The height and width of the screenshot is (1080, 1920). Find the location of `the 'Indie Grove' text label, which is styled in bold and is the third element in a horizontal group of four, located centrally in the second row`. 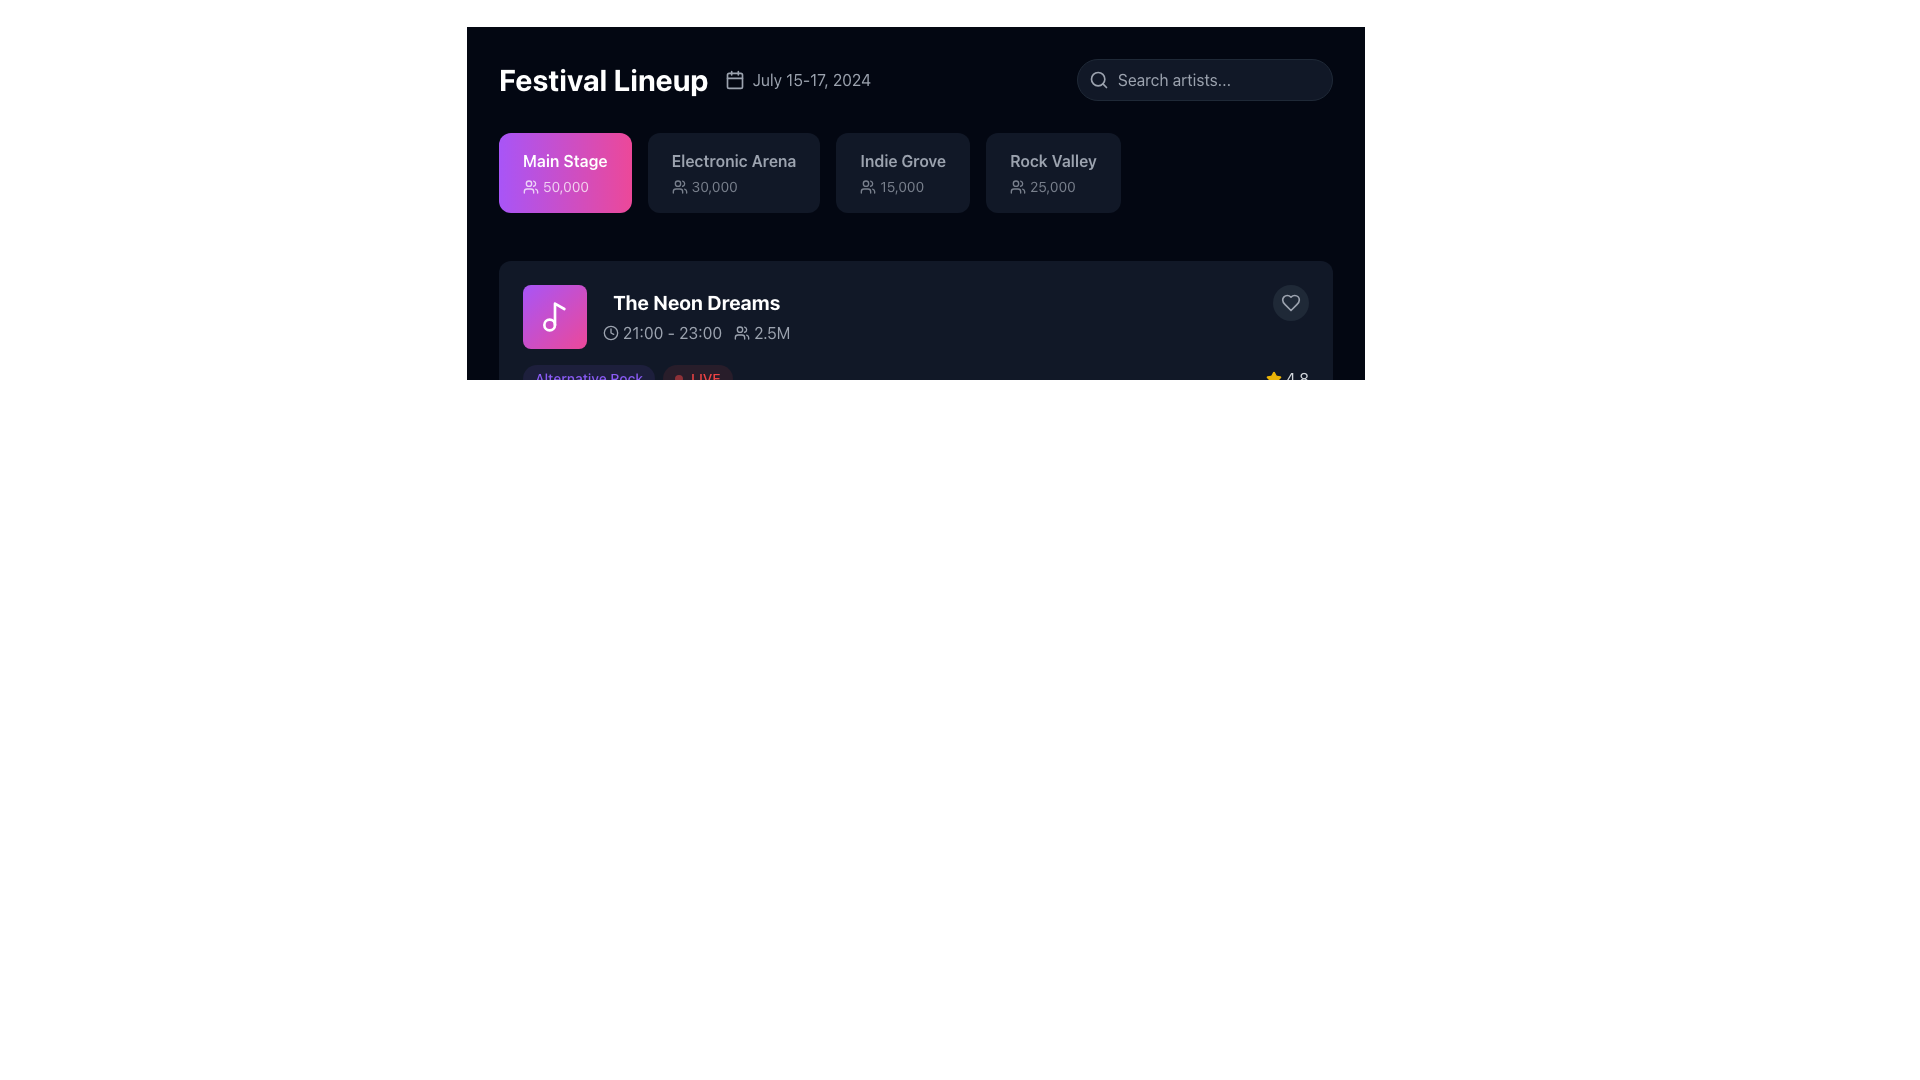

the 'Indie Grove' text label, which is styled in bold and is the third element in a horizontal group of four, located centrally in the second row is located at coordinates (902, 160).